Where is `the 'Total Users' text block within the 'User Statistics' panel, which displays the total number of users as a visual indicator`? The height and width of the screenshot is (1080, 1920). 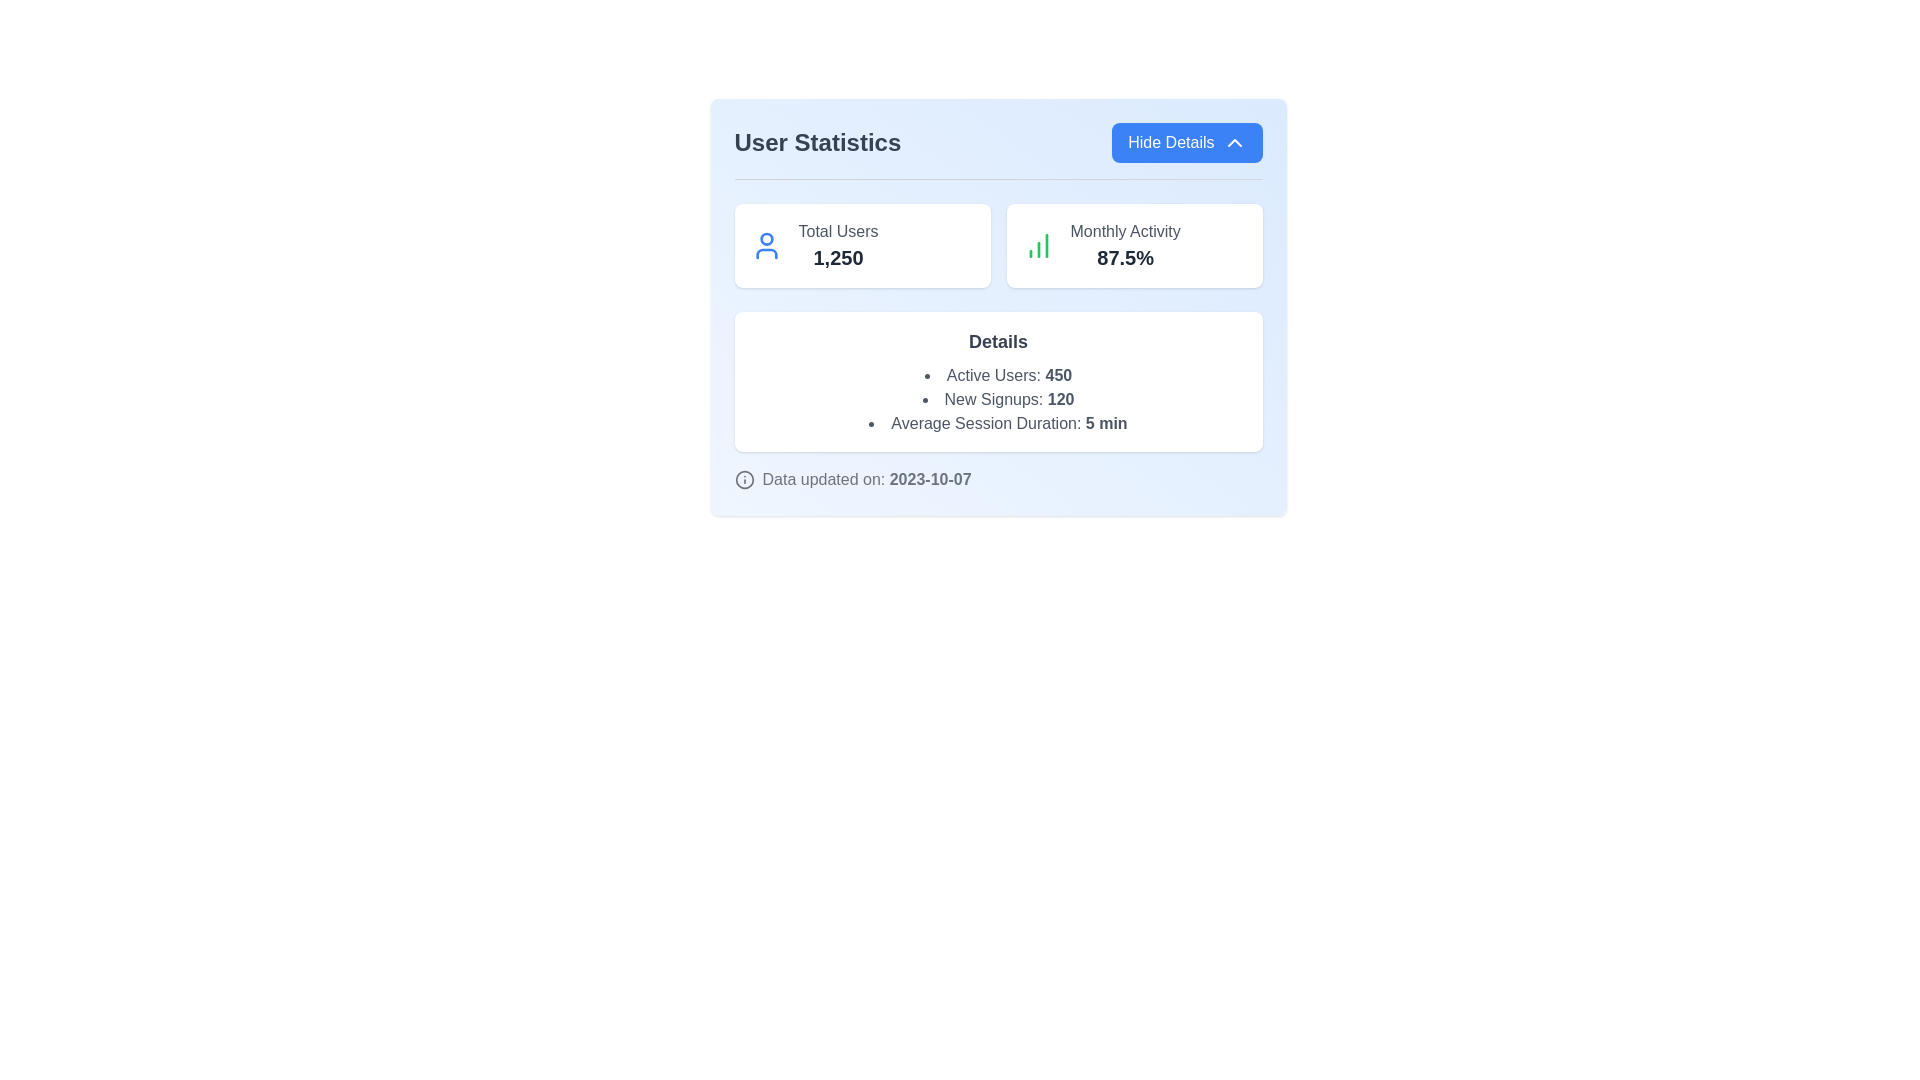
the 'Total Users' text block within the 'User Statistics' panel, which displays the total number of users as a visual indicator is located at coordinates (838, 257).